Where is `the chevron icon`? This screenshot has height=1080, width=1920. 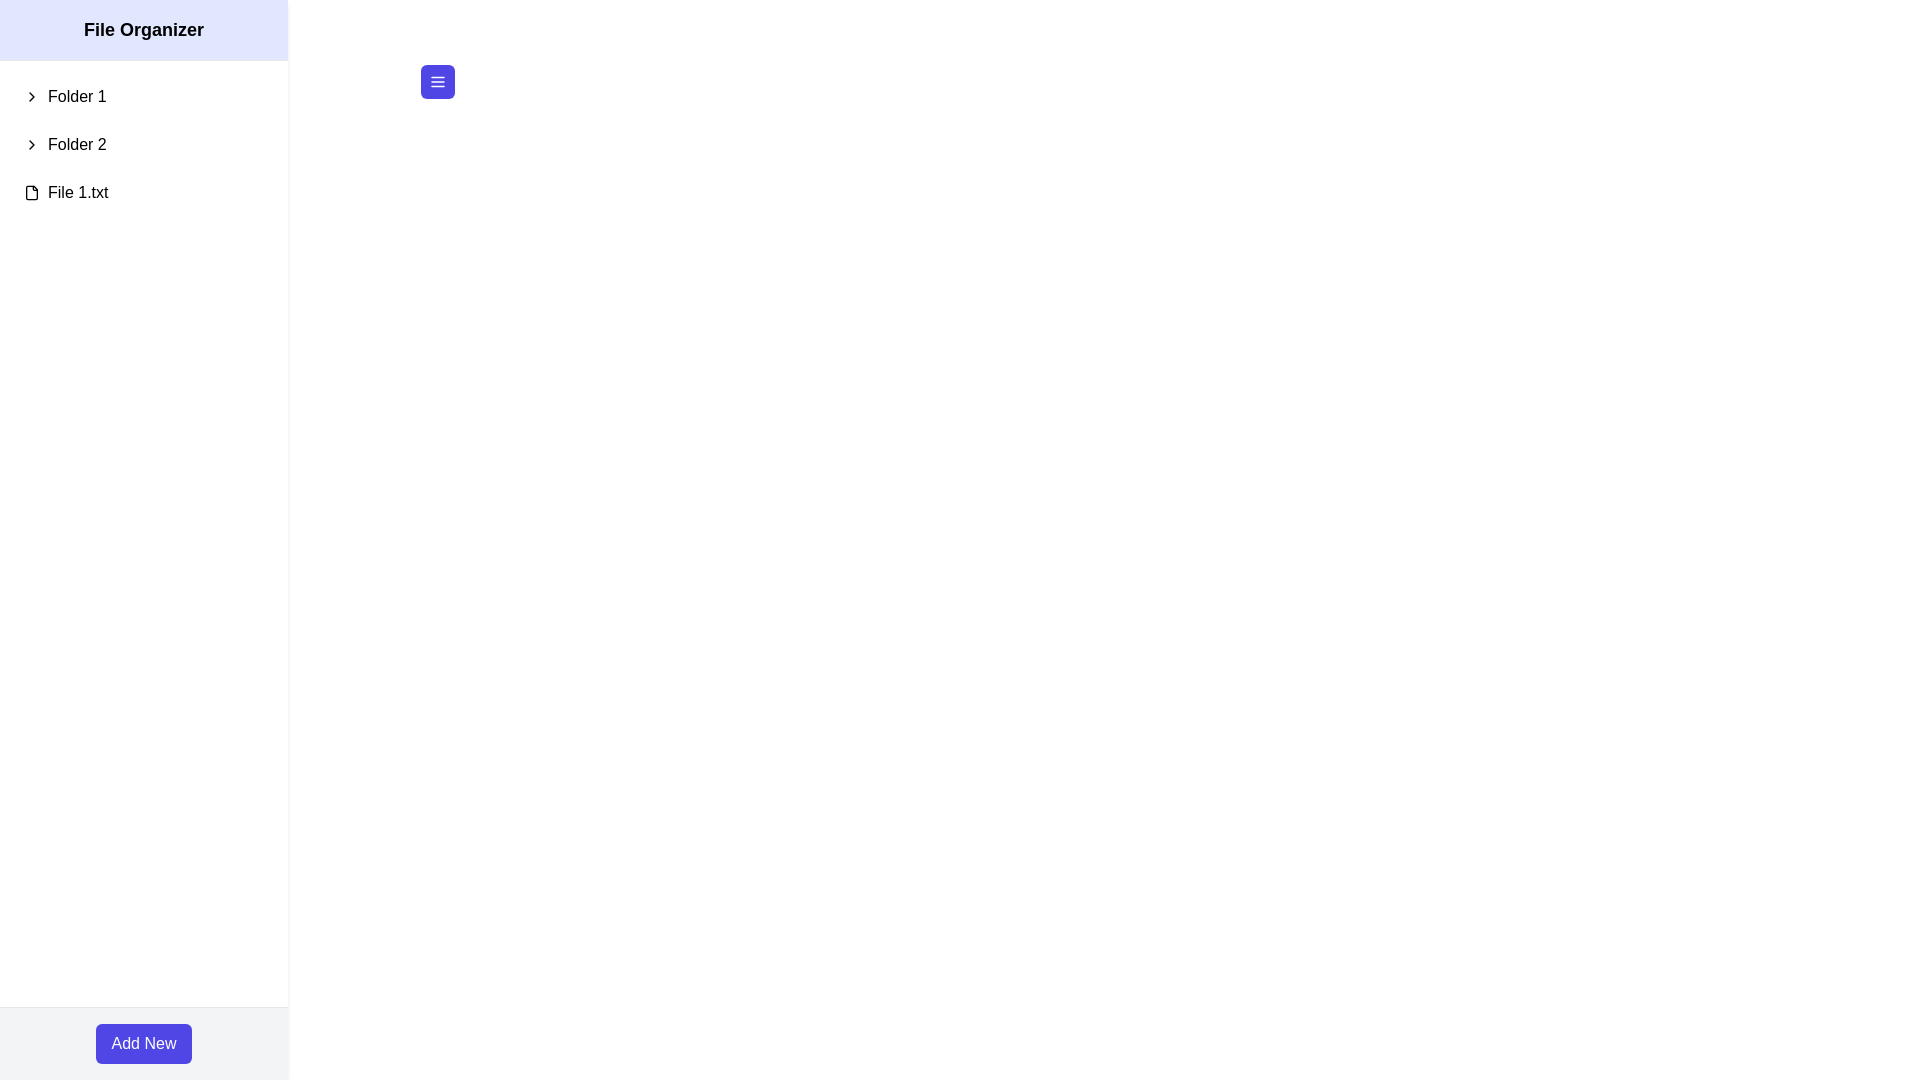 the chevron icon is located at coordinates (32, 144).